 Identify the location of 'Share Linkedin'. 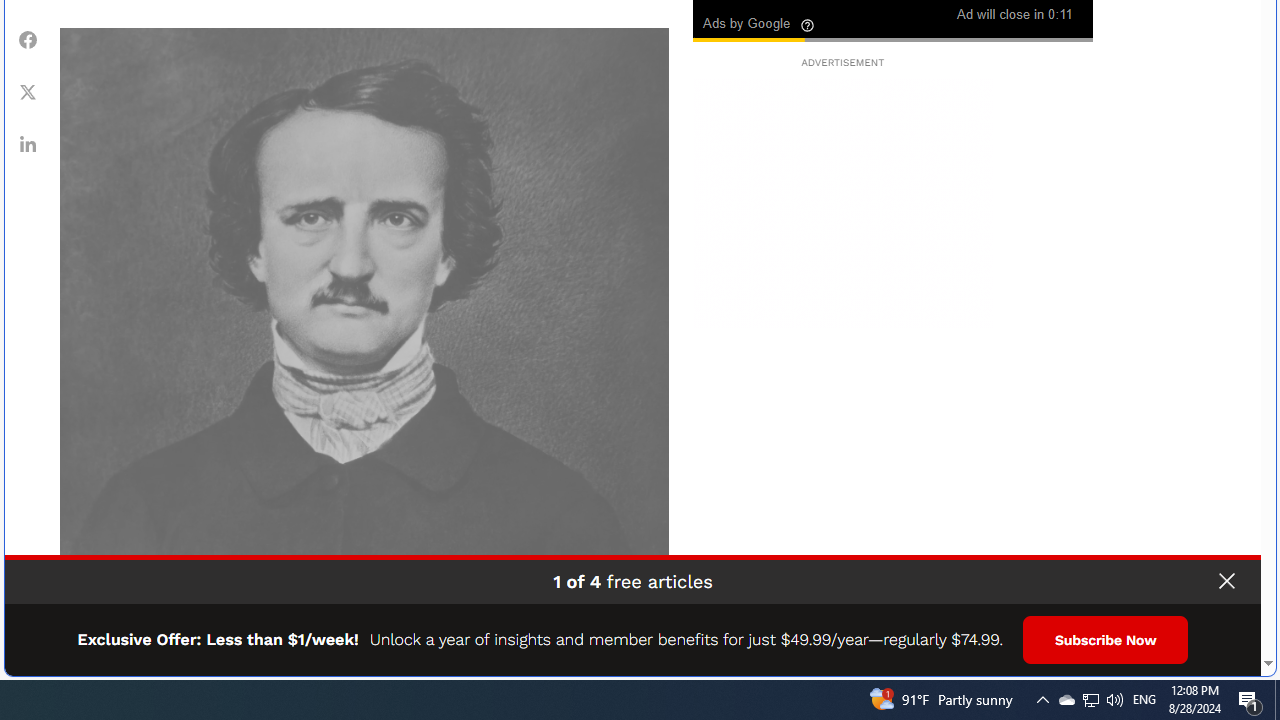
(28, 142).